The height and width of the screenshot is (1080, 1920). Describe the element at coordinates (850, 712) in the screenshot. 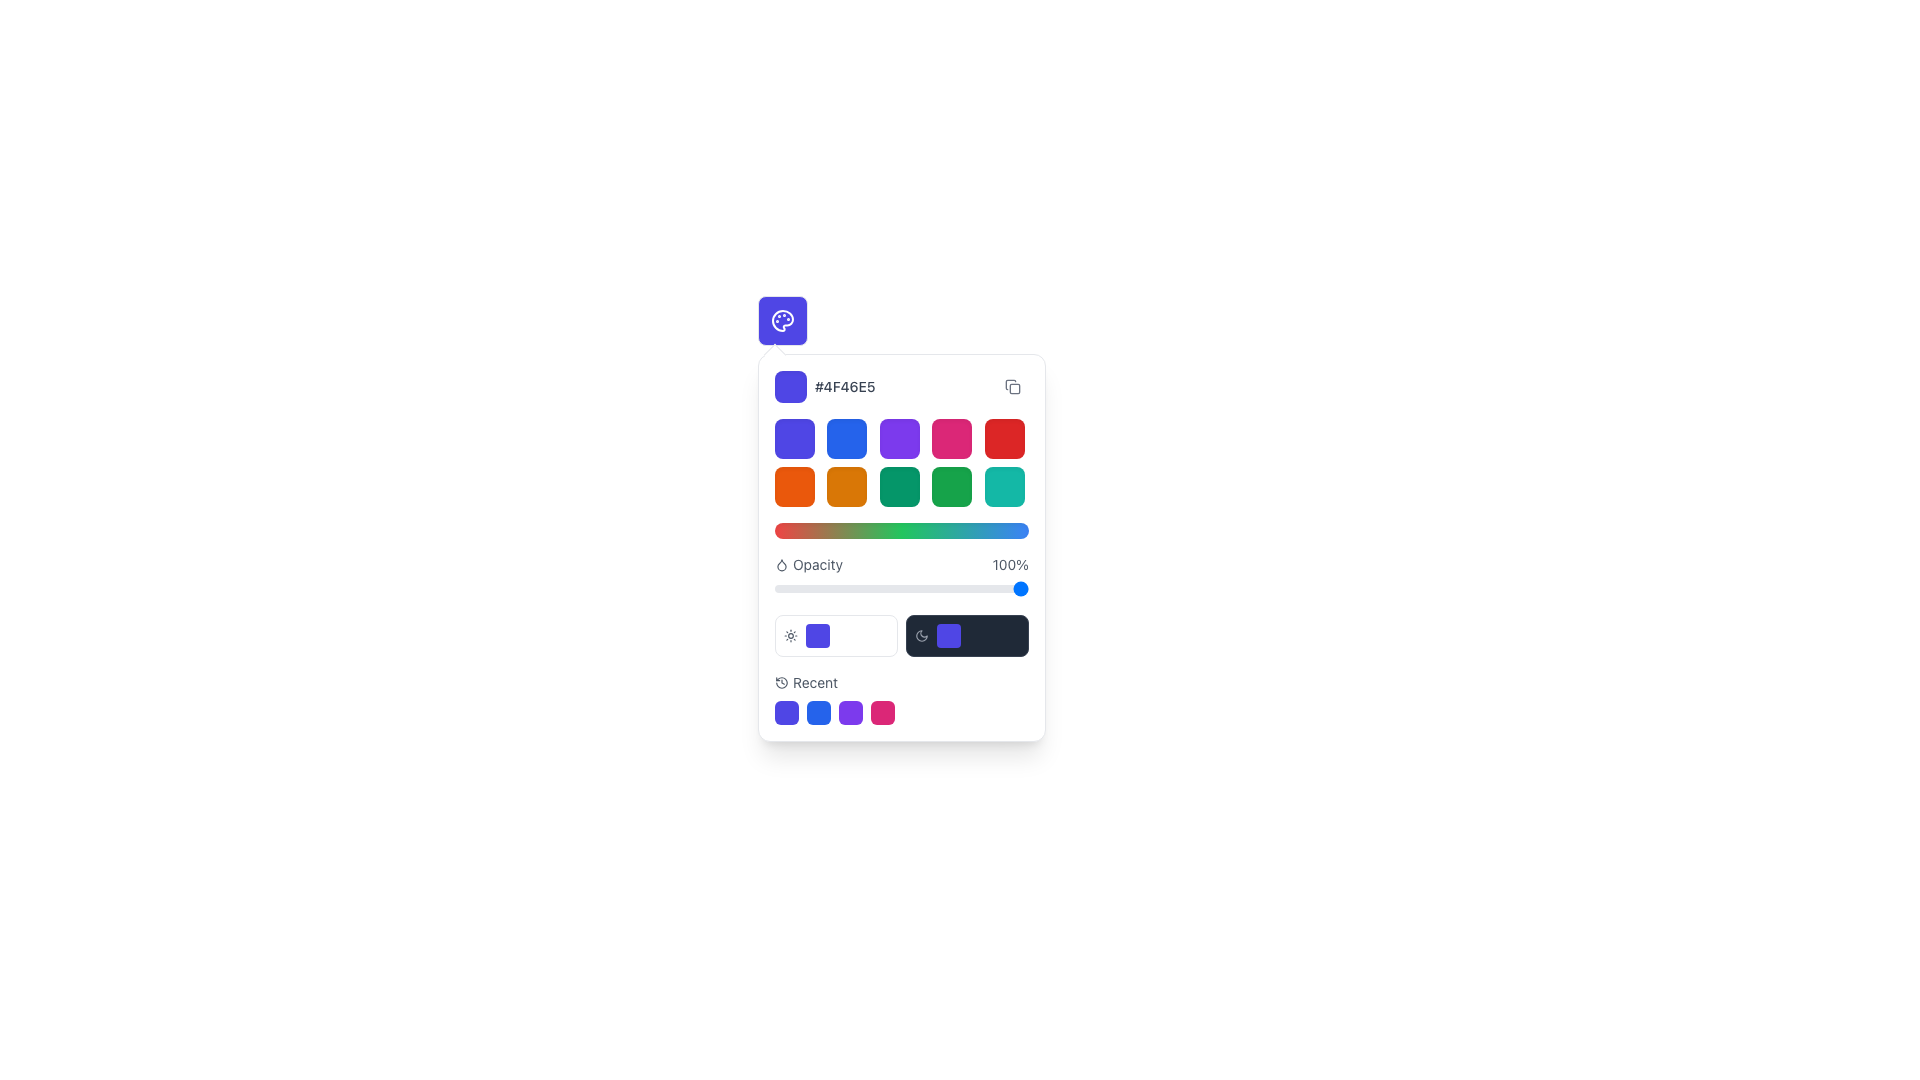

I see `the third clickable color selection box filled with vibrant purple color located in the 'Recent' section of the dropdown panel` at that location.